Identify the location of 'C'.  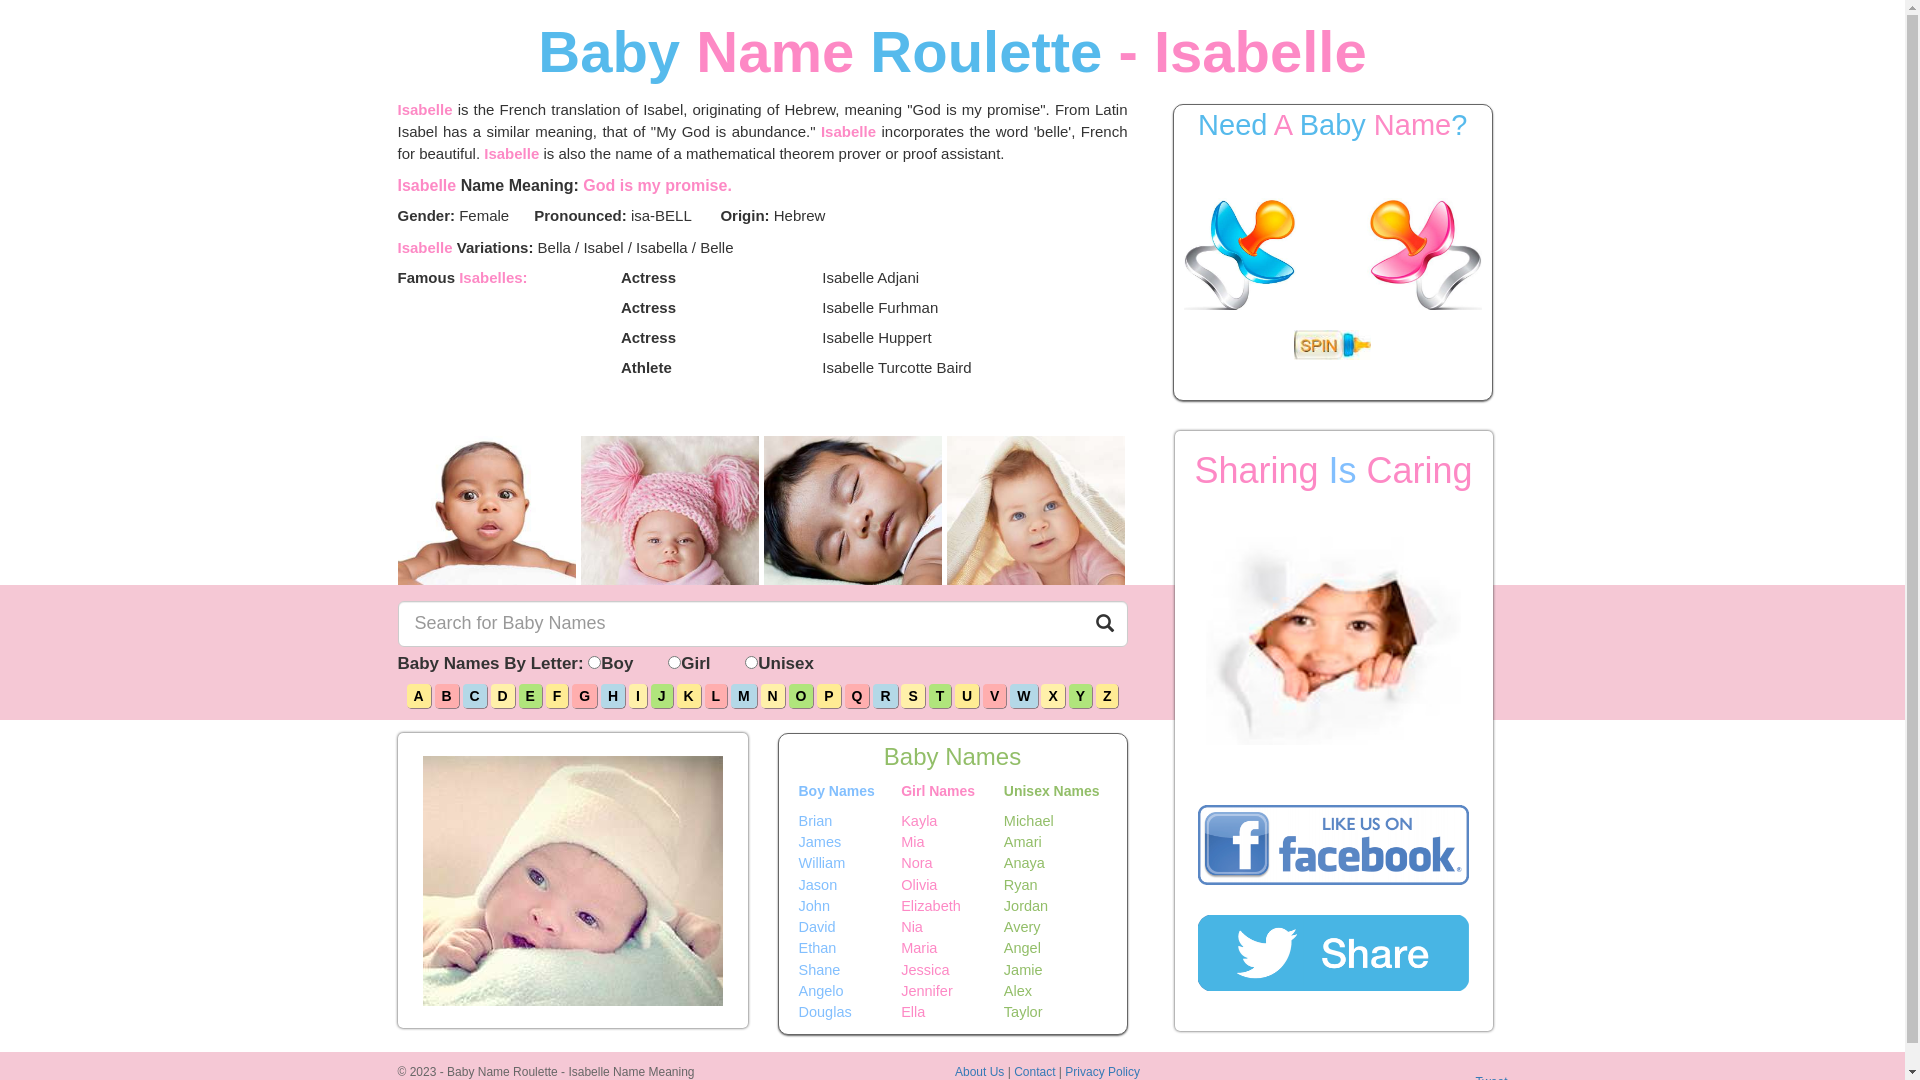
(474, 694).